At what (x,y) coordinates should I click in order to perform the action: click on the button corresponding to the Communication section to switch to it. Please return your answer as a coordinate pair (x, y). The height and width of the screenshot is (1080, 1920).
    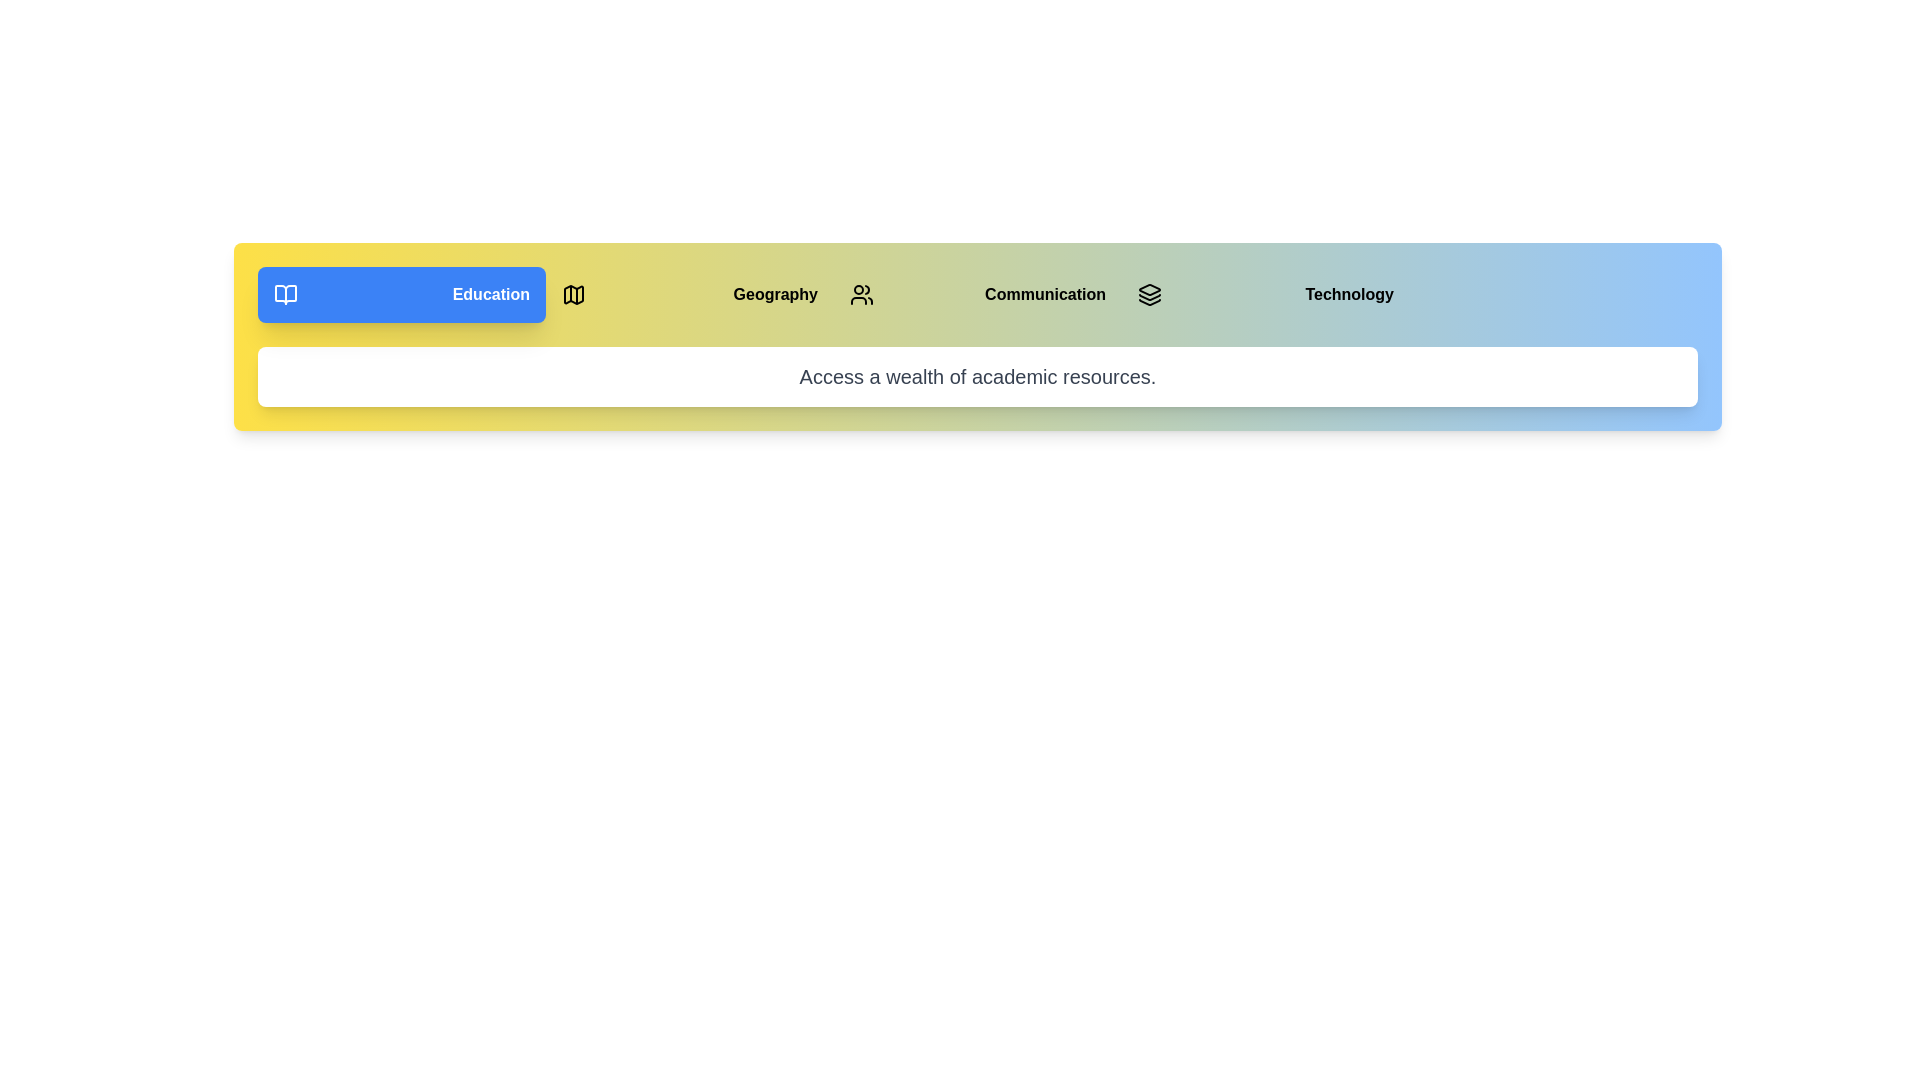
    Looking at the image, I should click on (978, 294).